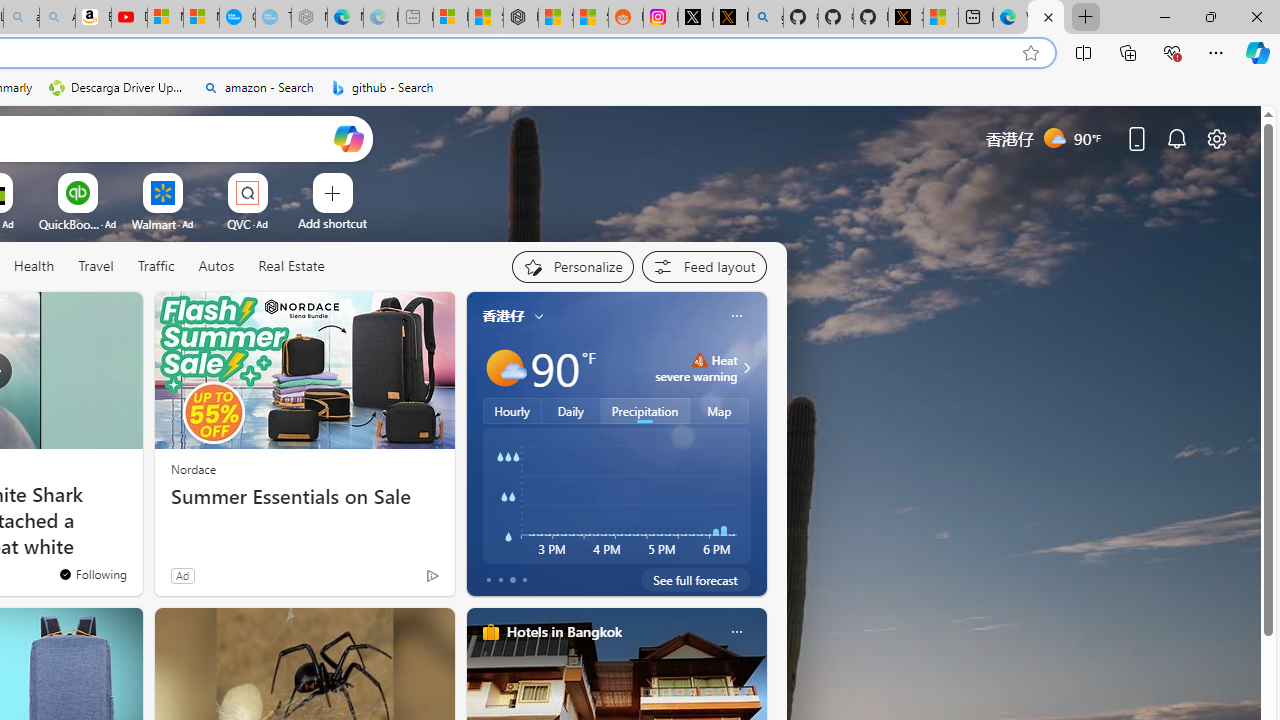  What do you see at coordinates (382, 87) in the screenshot?
I see `'github - Search'` at bounding box center [382, 87].